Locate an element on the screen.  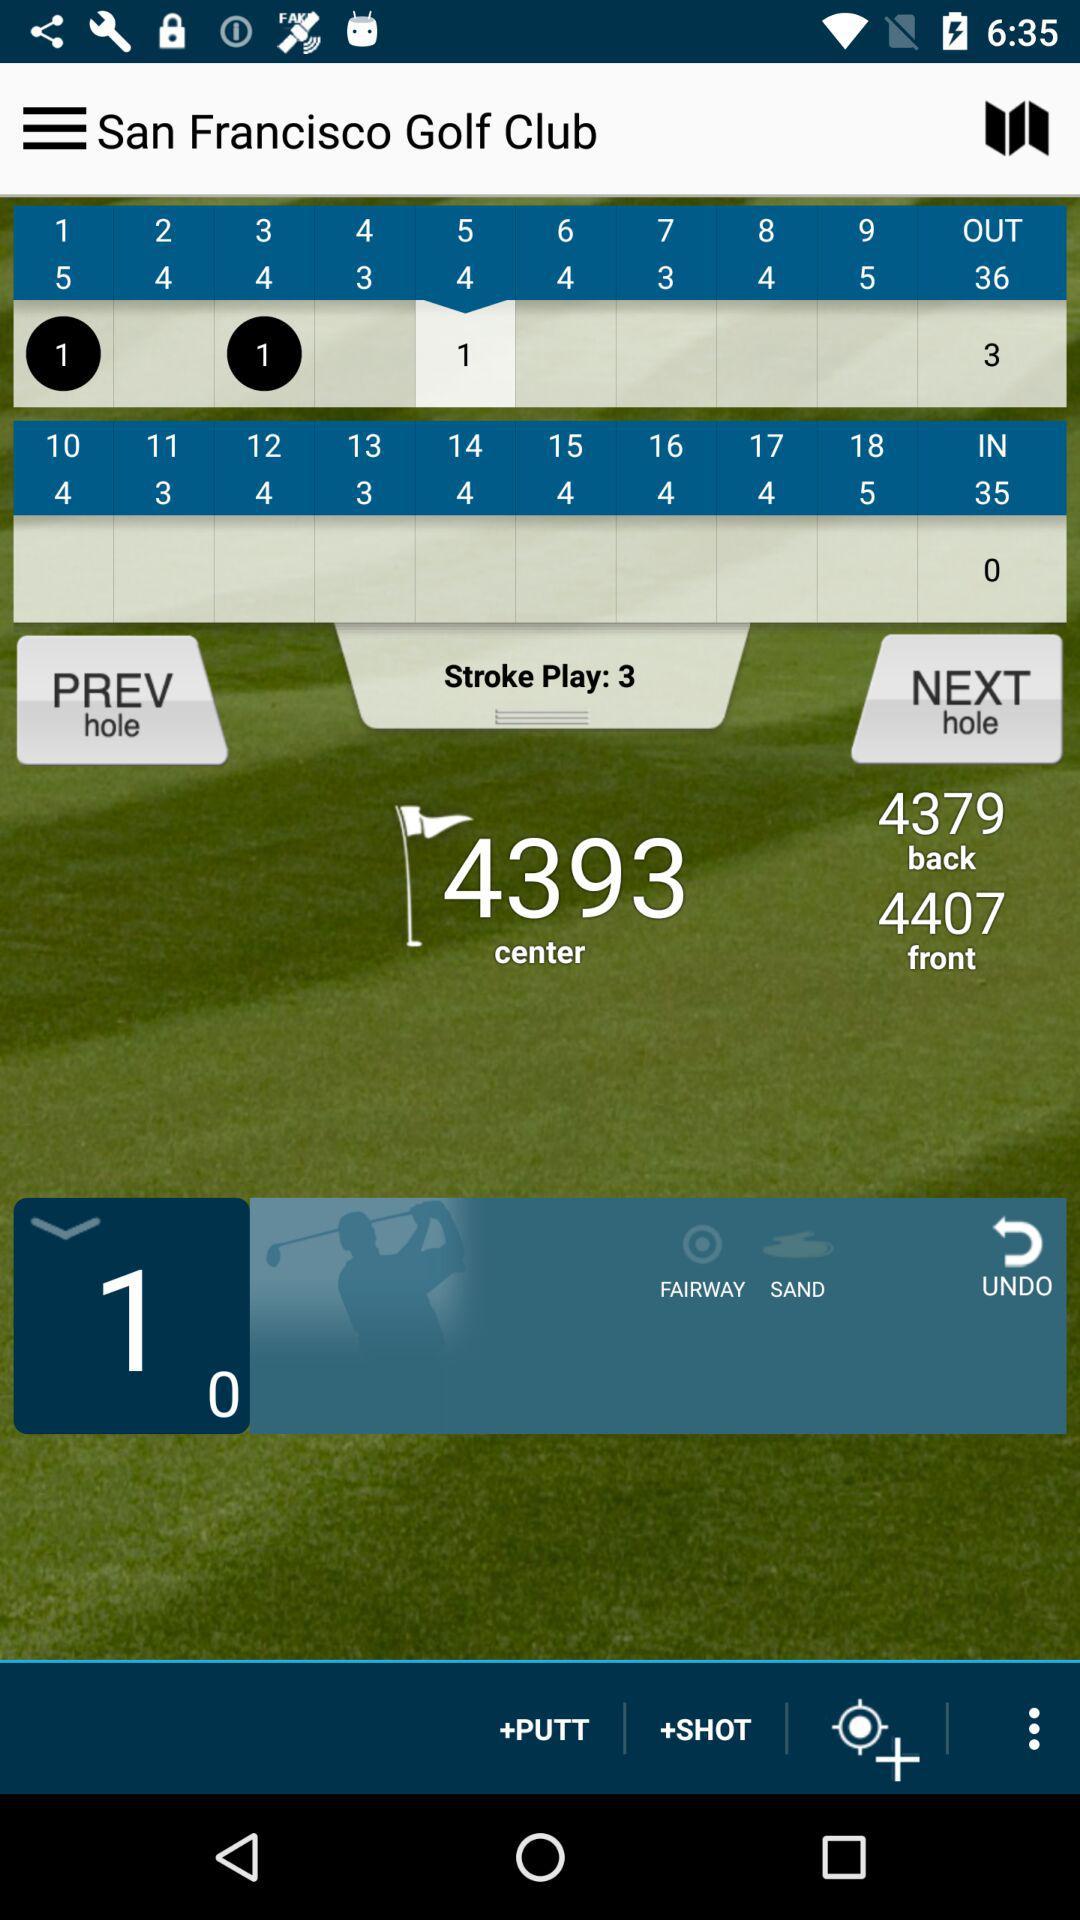
options is located at coordinates (1014, 1727).